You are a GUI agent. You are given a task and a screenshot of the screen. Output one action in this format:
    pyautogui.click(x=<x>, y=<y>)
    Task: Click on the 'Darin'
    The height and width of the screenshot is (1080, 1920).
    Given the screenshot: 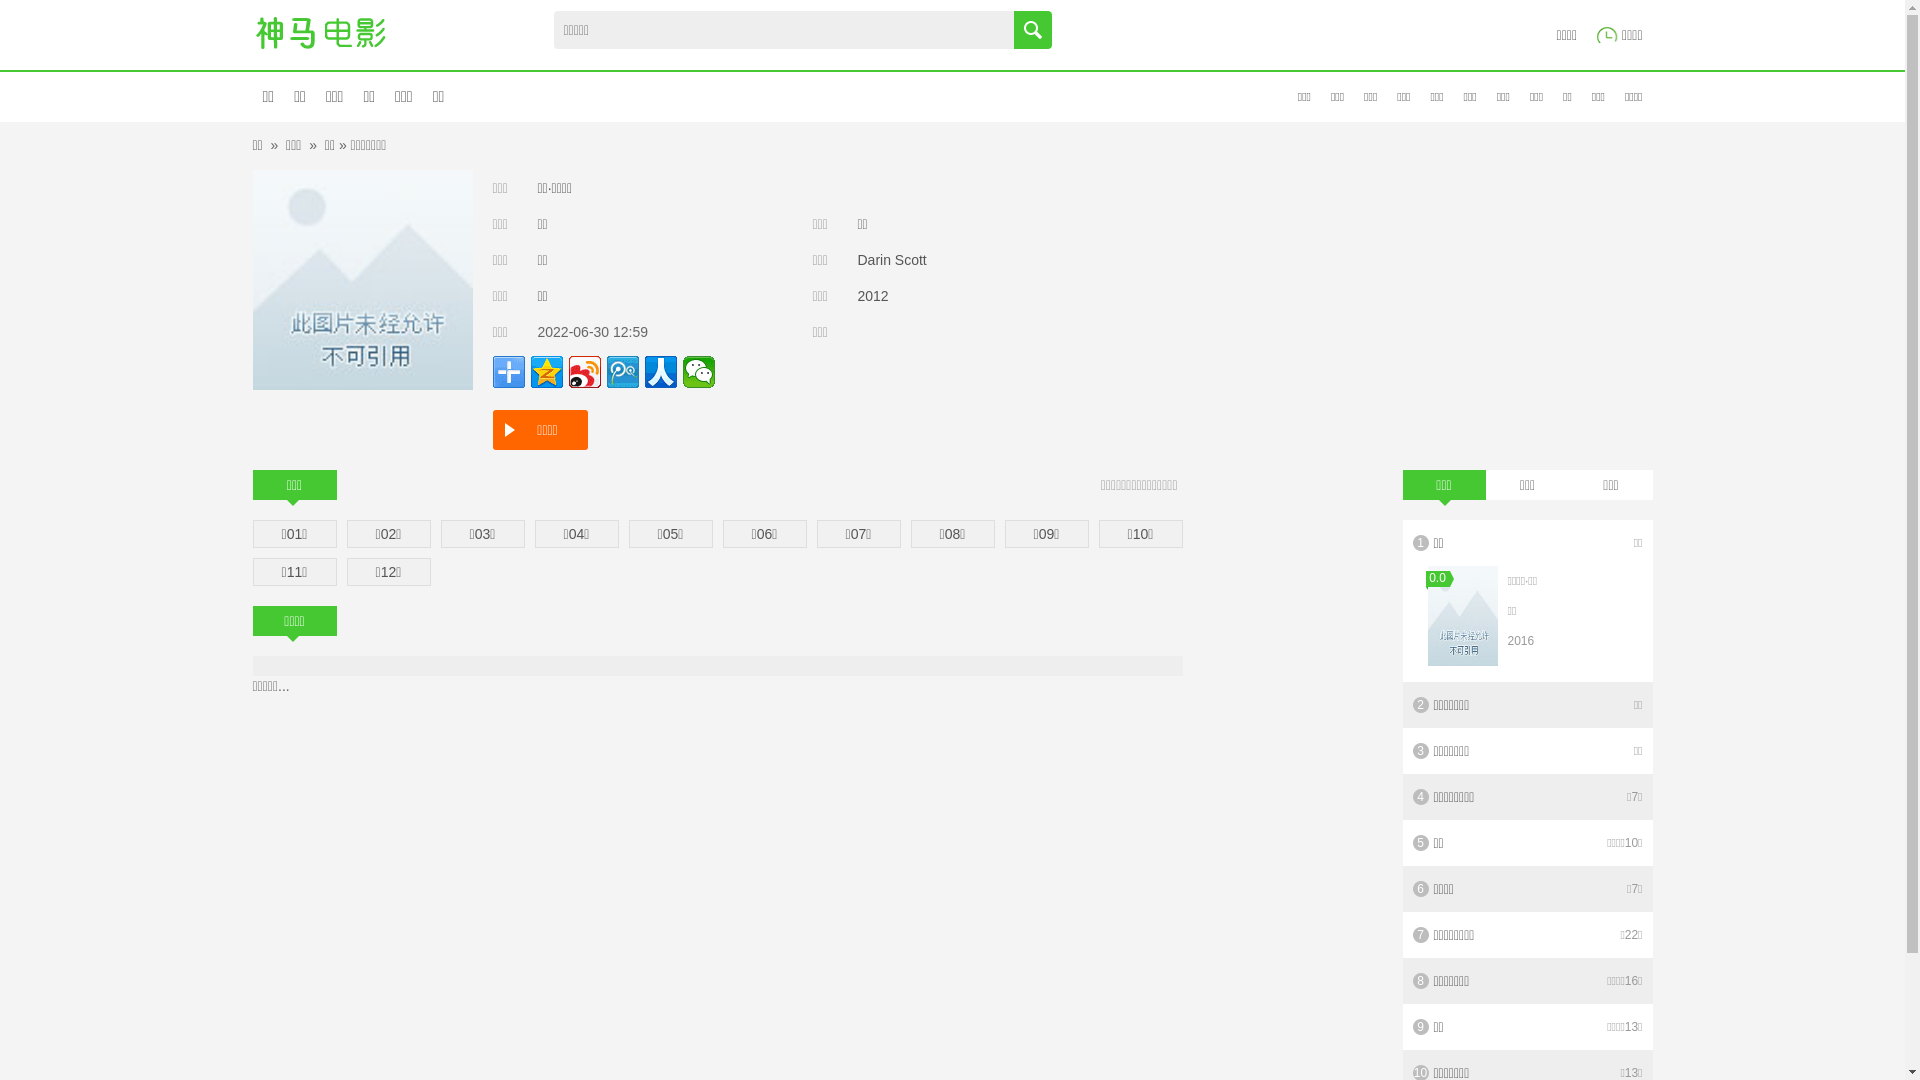 What is the action you would take?
    pyautogui.click(x=858, y=258)
    